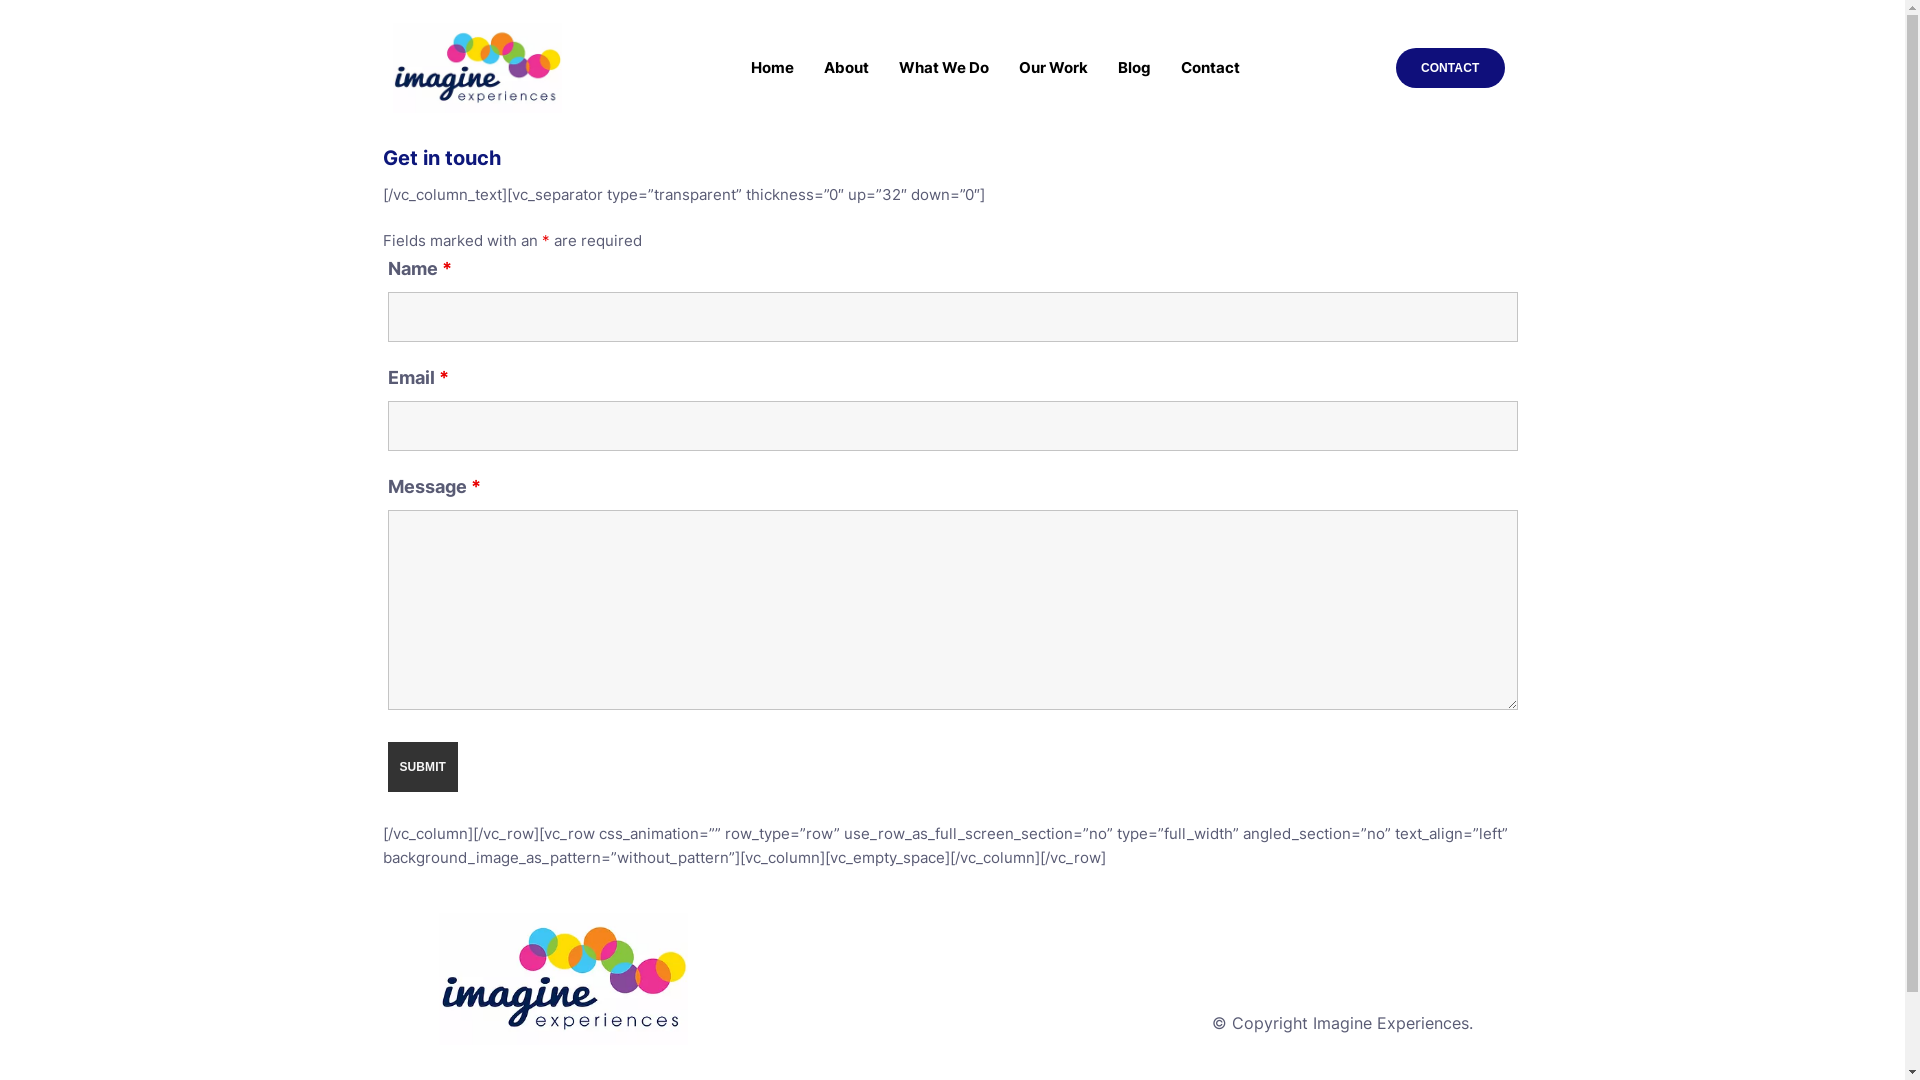 This screenshot has height=1080, width=1920. Describe the element at coordinates (1450, 67) in the screenshot. I see `'CONTACT'` at that location.